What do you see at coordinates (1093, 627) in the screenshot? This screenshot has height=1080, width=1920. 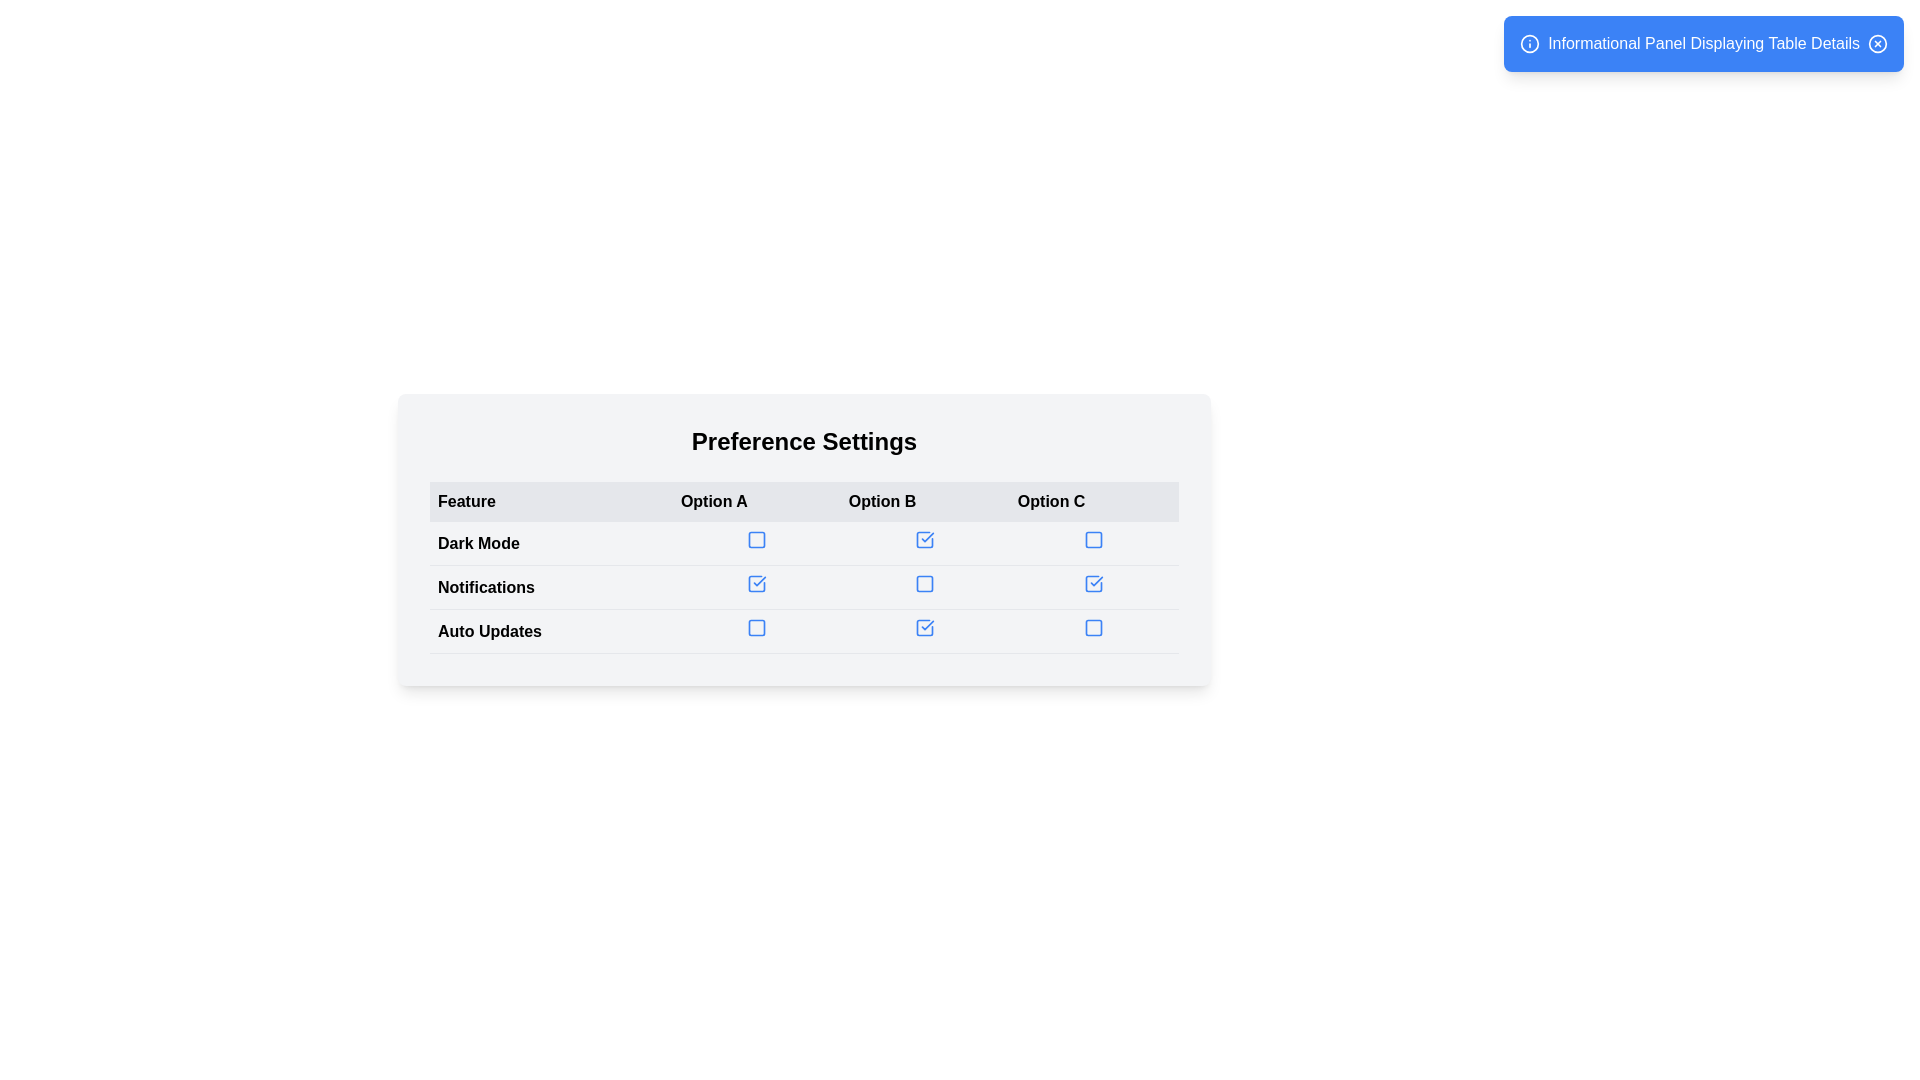 I see `the checkbox indicating the 'Auto Updates' feature under 'Option C'` at bounding box center [1093, 627].